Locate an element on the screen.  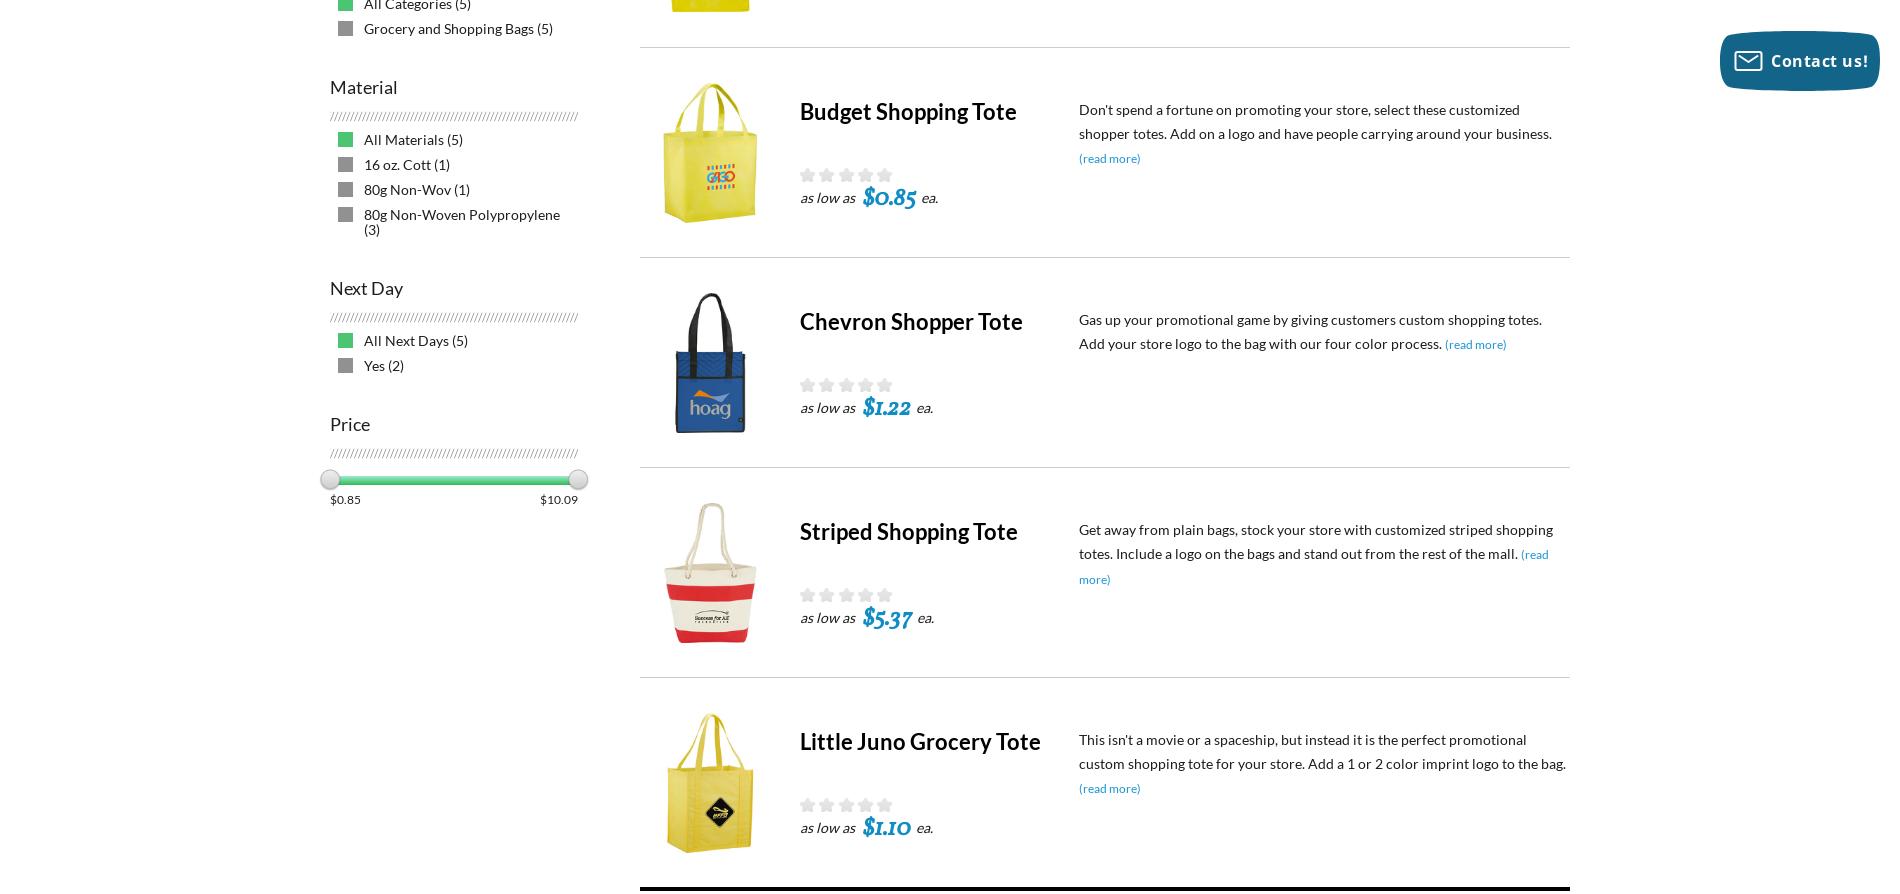
'80g Non-Wov (1)' is located at coordinates (416, 189).